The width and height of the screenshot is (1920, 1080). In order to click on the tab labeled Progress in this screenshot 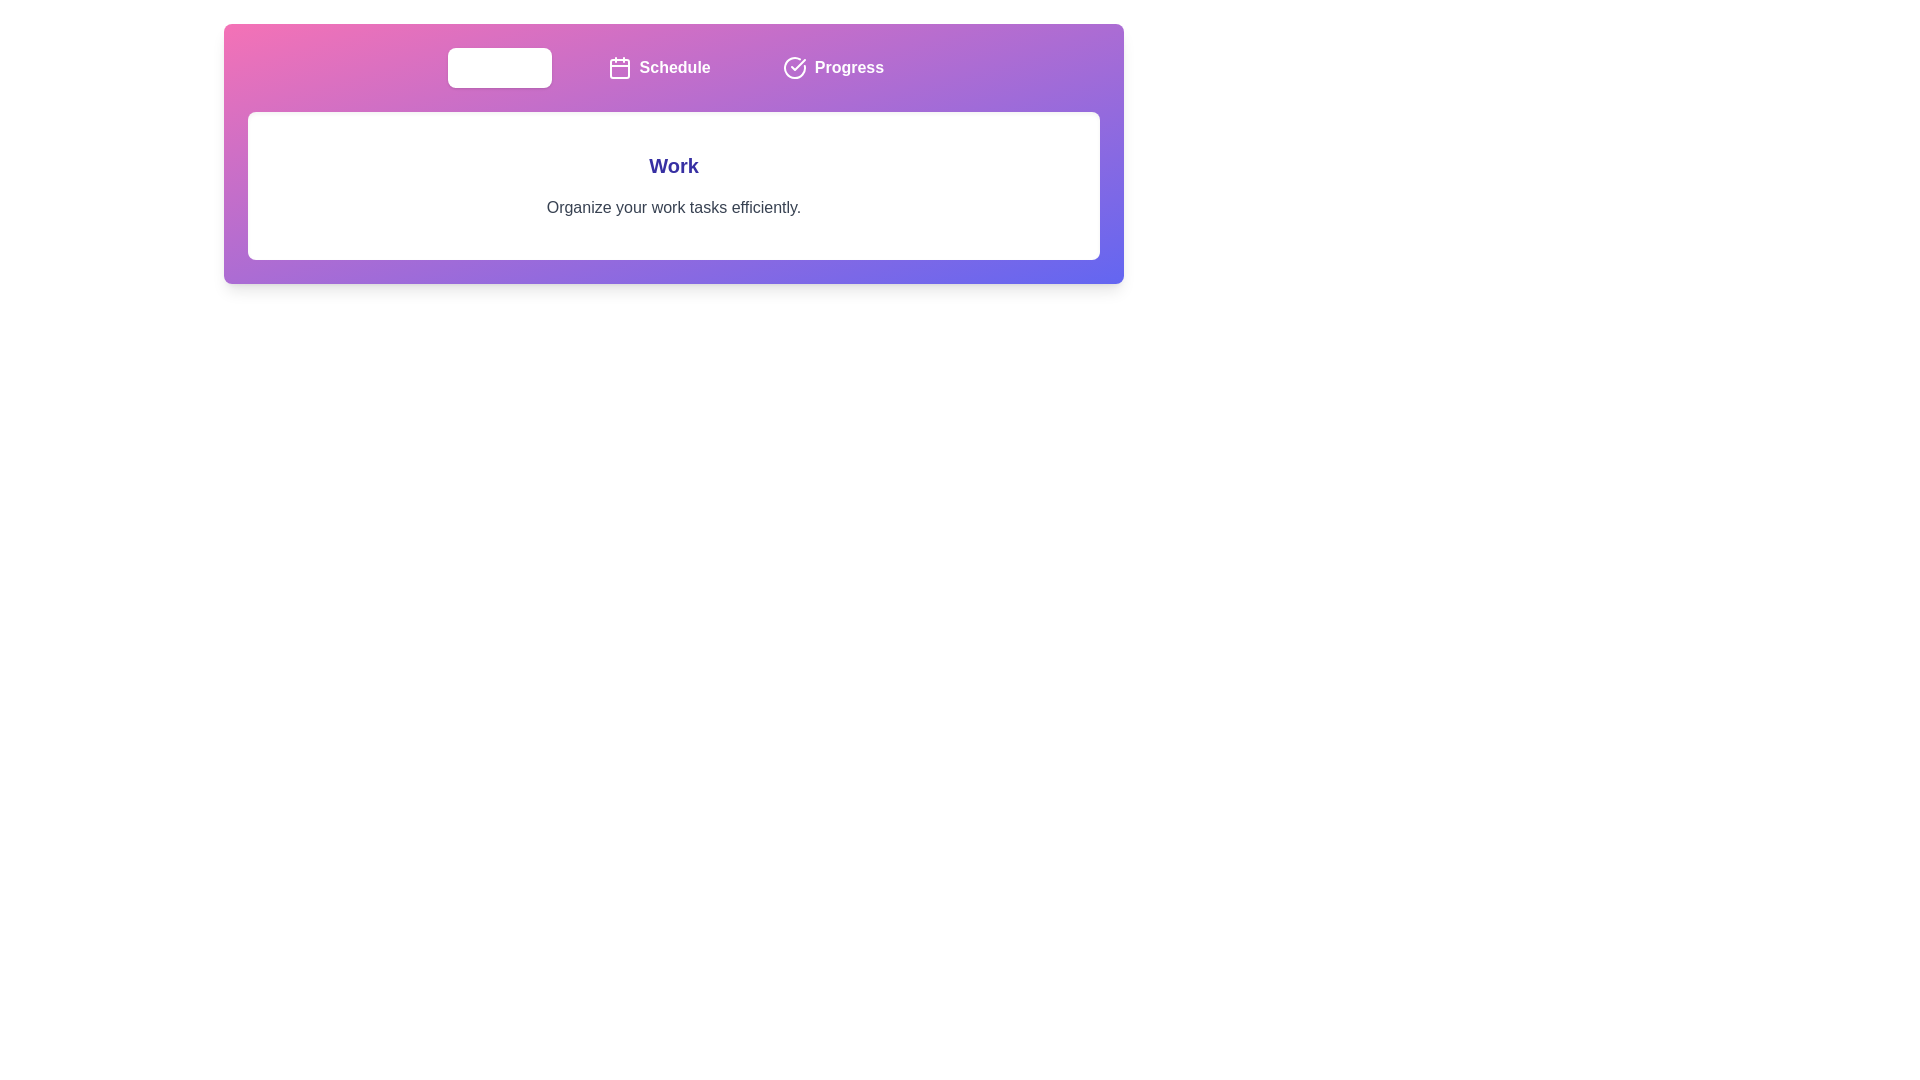, I will do `click(833, 67)`.